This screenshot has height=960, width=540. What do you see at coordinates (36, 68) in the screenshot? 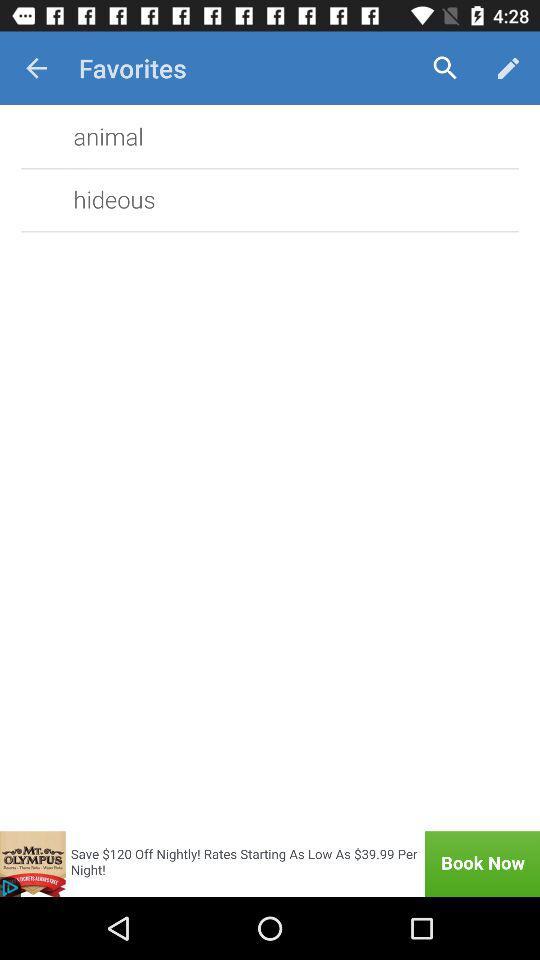
I see `icon above the animal item` at bounding box center [36, 68].